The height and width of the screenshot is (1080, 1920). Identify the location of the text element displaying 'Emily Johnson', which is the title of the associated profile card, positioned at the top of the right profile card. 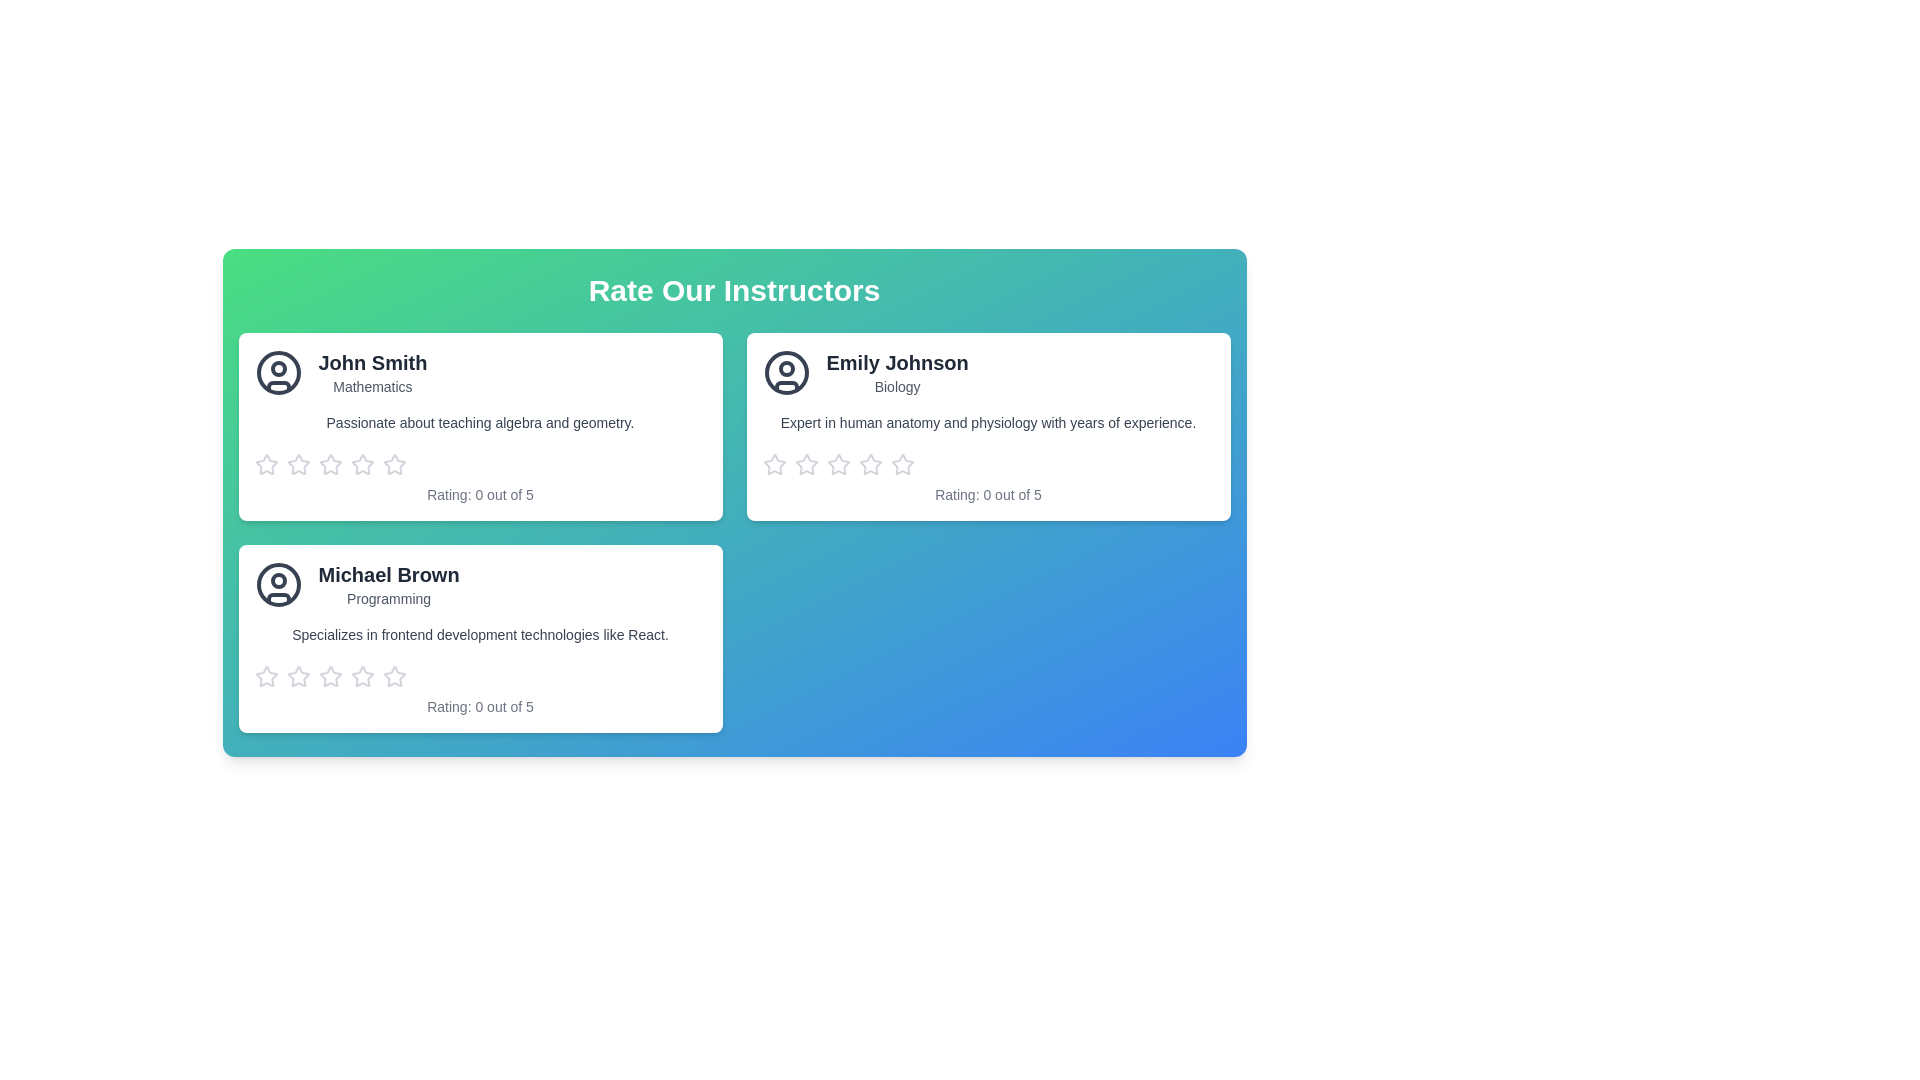
(896, 362).